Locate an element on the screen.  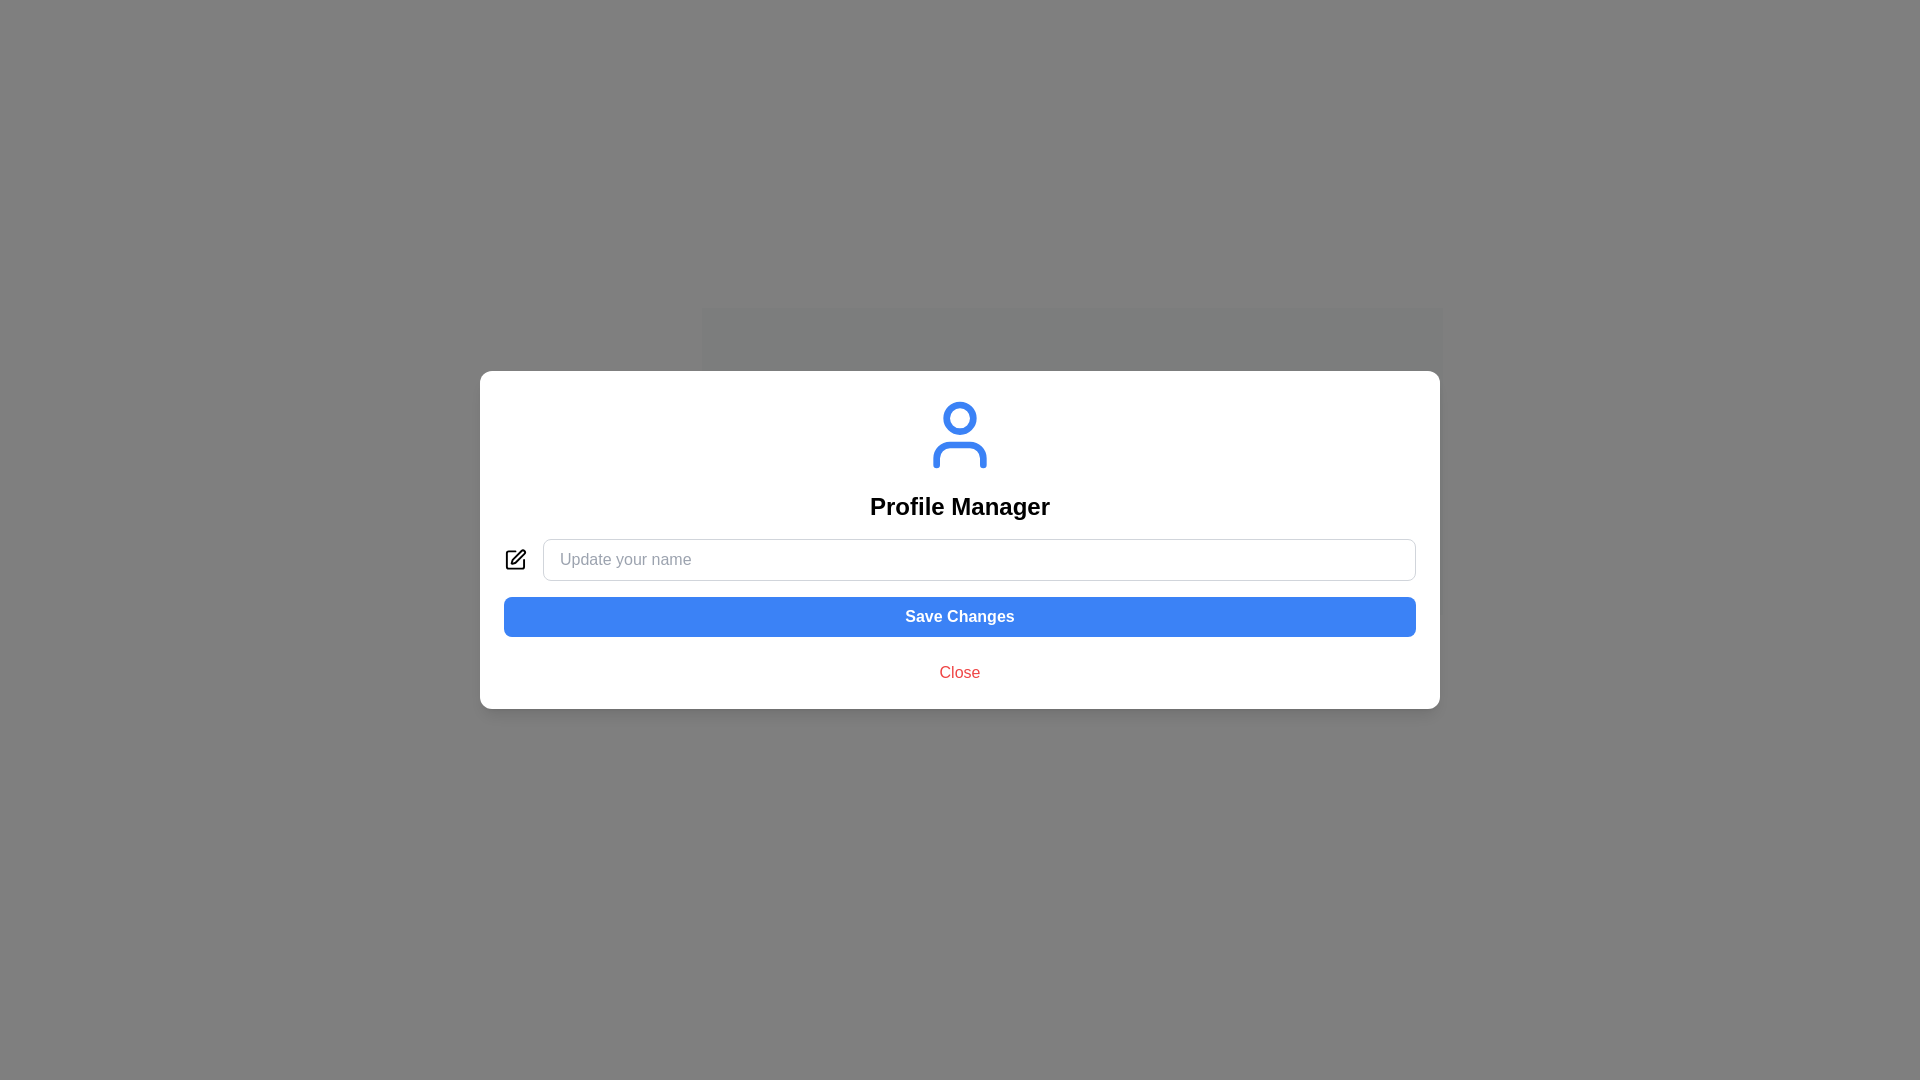
the 'Close' button with bold red text located below the 'Save Changes' button in the profile manager popup is located at coordinates (960, 672).